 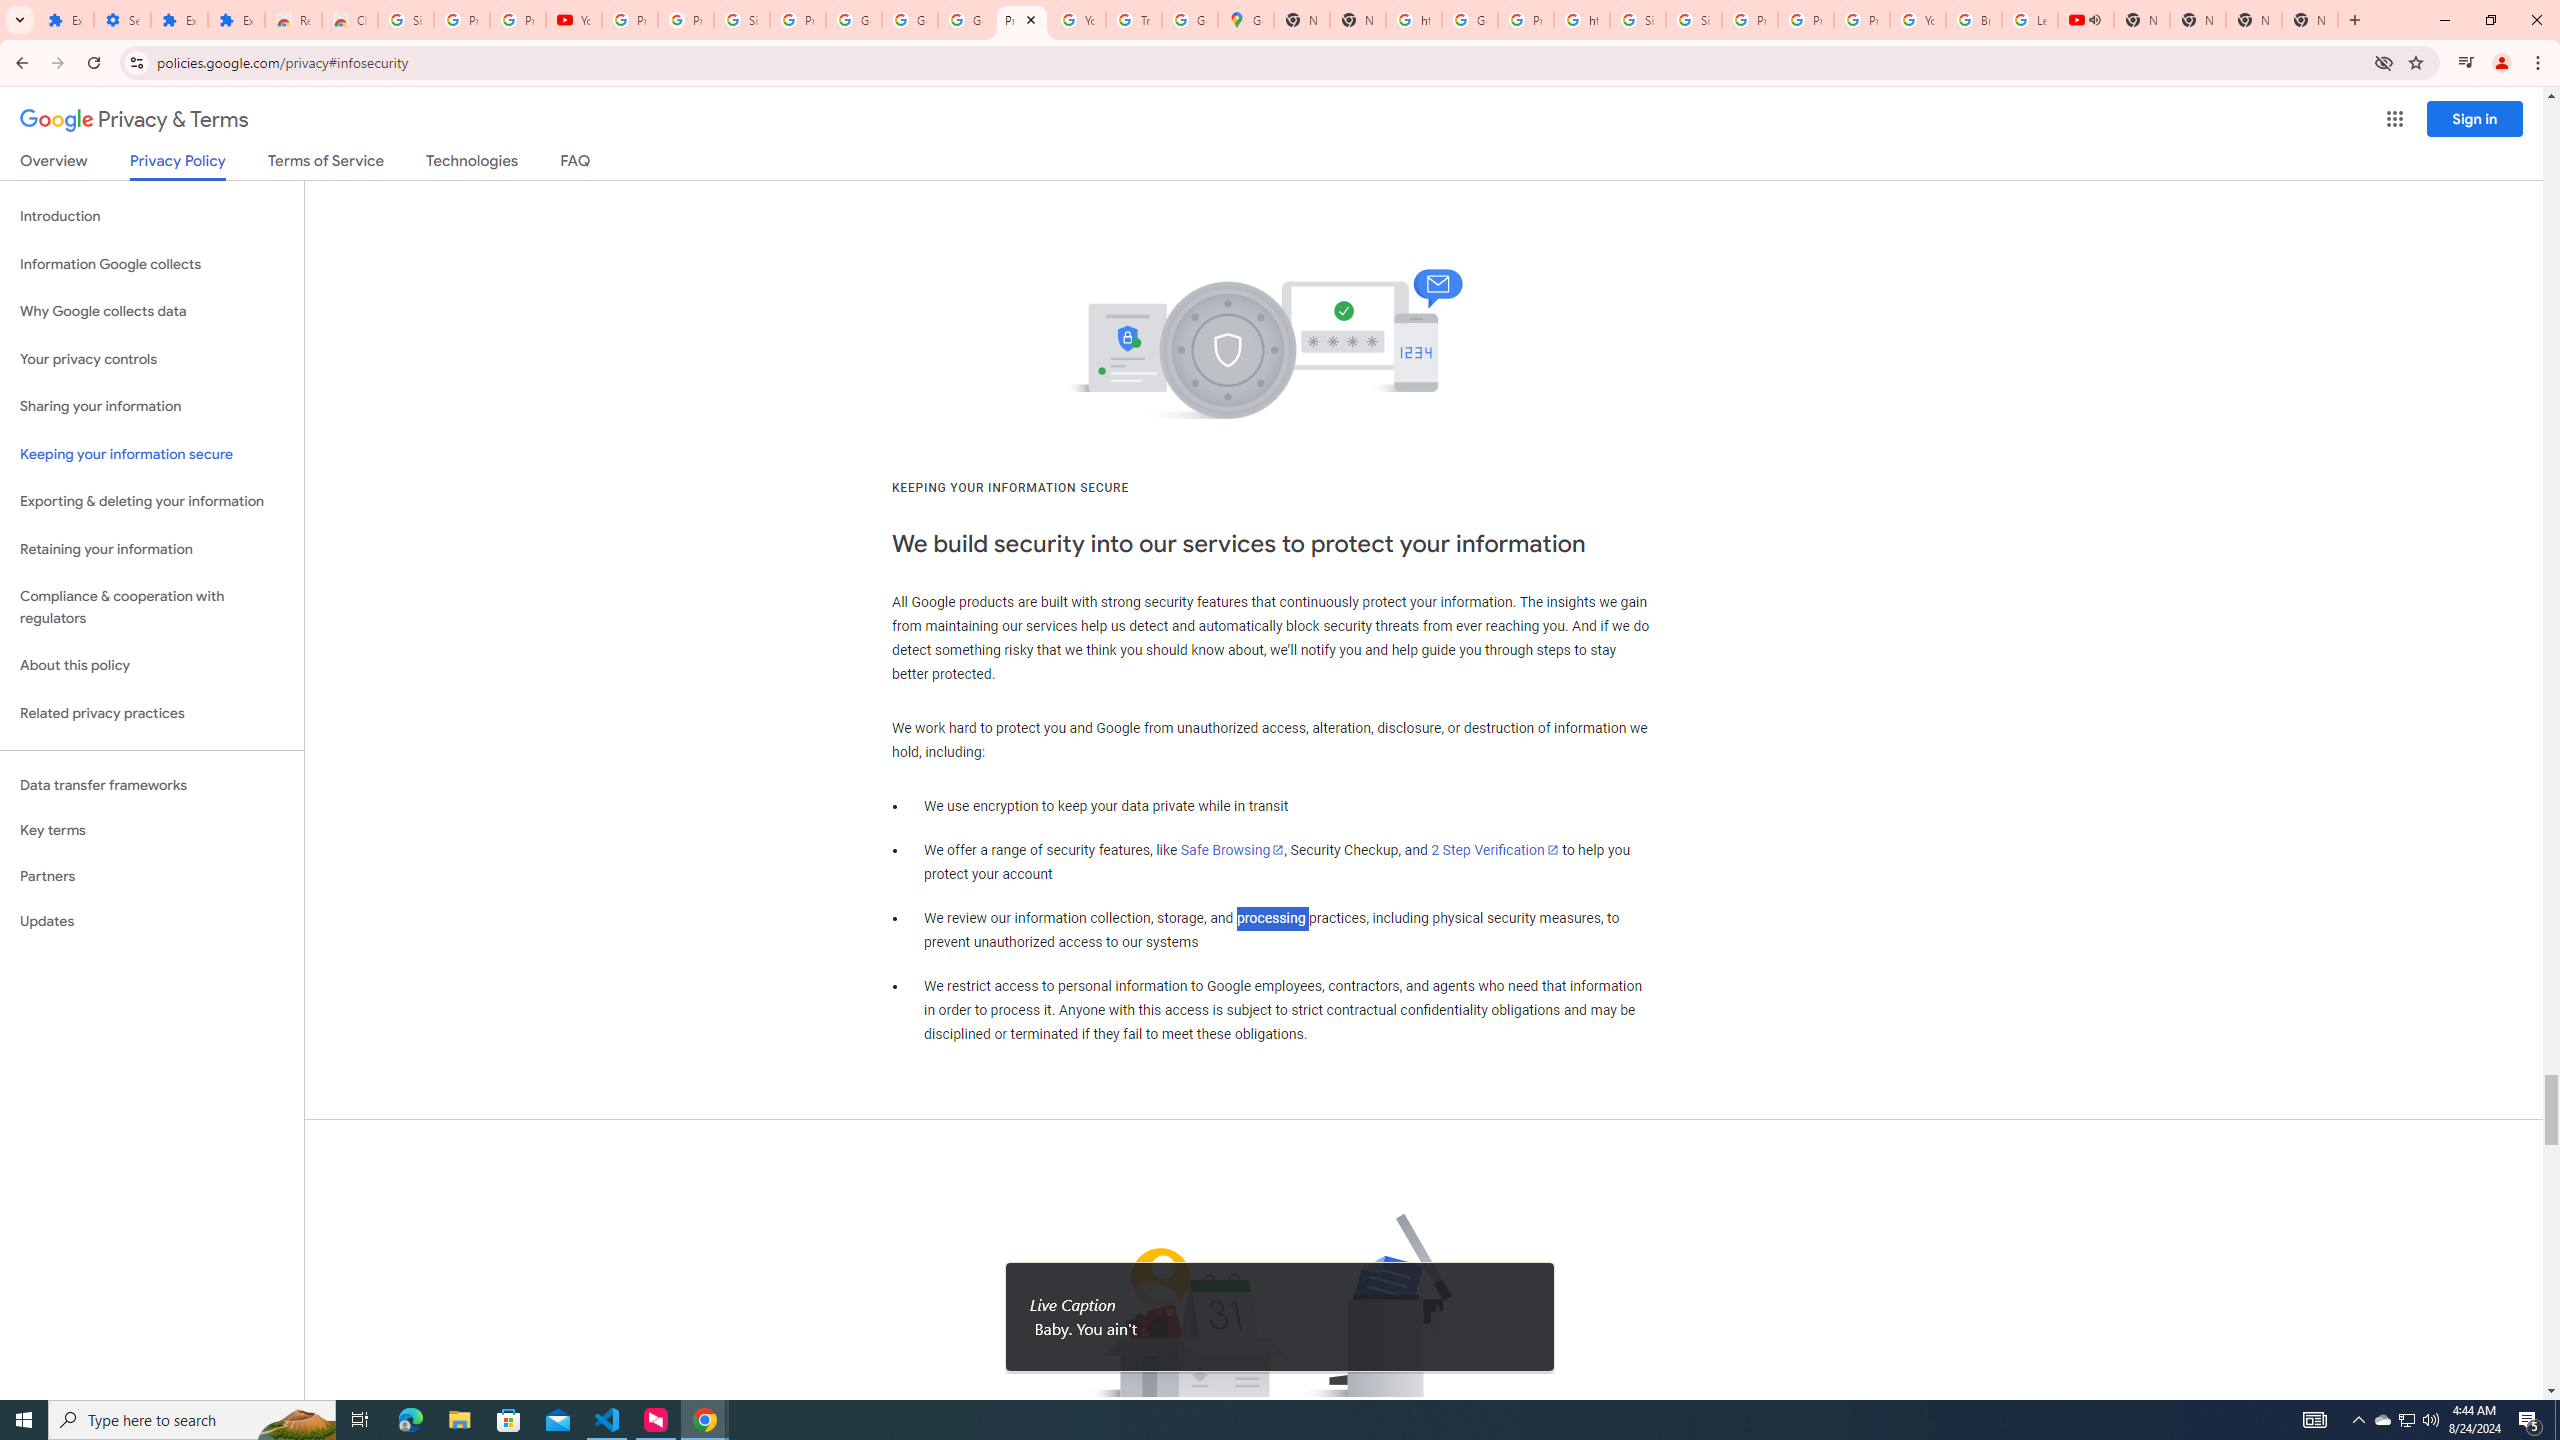 What do you see at coordinates (151, 549) in the screenshot?
I see `'Retaining your information'` at bounding box center [151, 549].